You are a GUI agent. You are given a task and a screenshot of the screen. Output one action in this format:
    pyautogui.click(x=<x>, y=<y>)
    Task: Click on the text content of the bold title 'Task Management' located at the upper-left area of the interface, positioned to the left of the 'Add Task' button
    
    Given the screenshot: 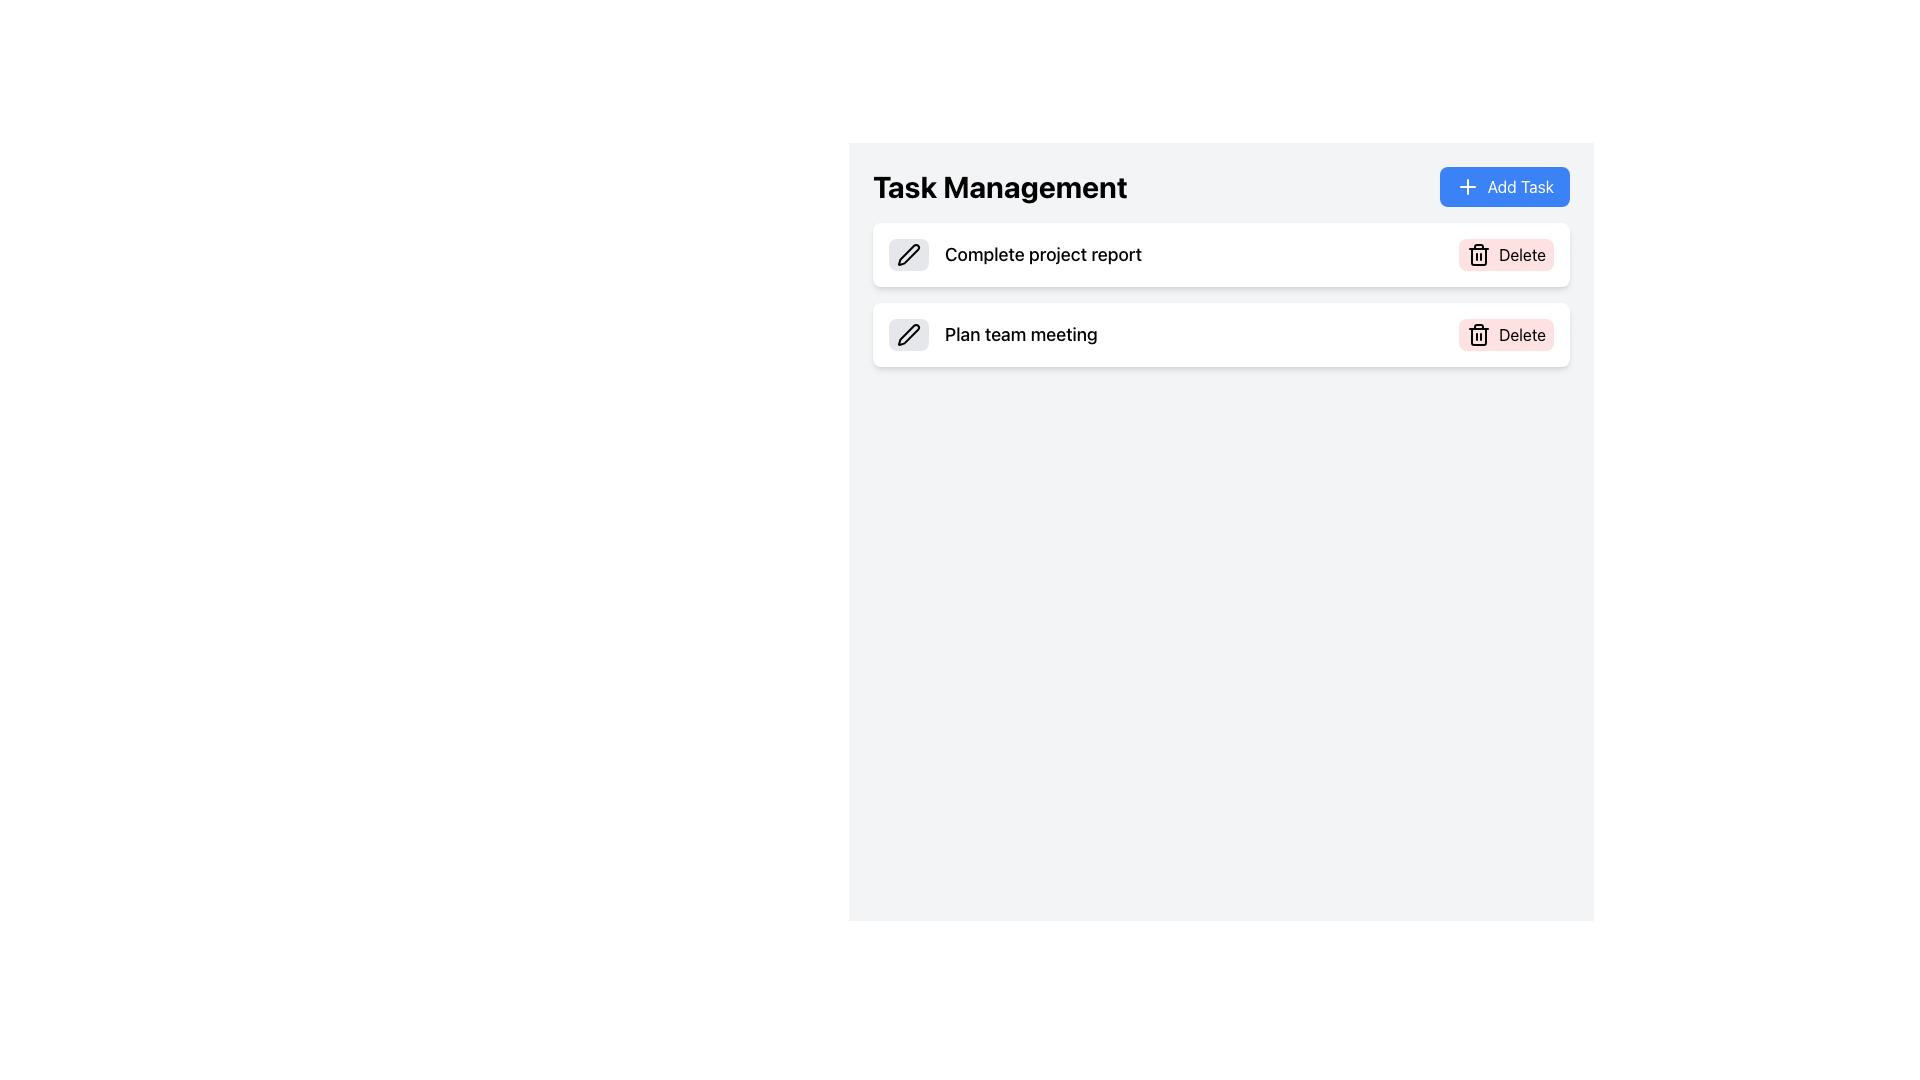 What is the action you would take?
    pyautogui.click(x=1000, y=186)
    